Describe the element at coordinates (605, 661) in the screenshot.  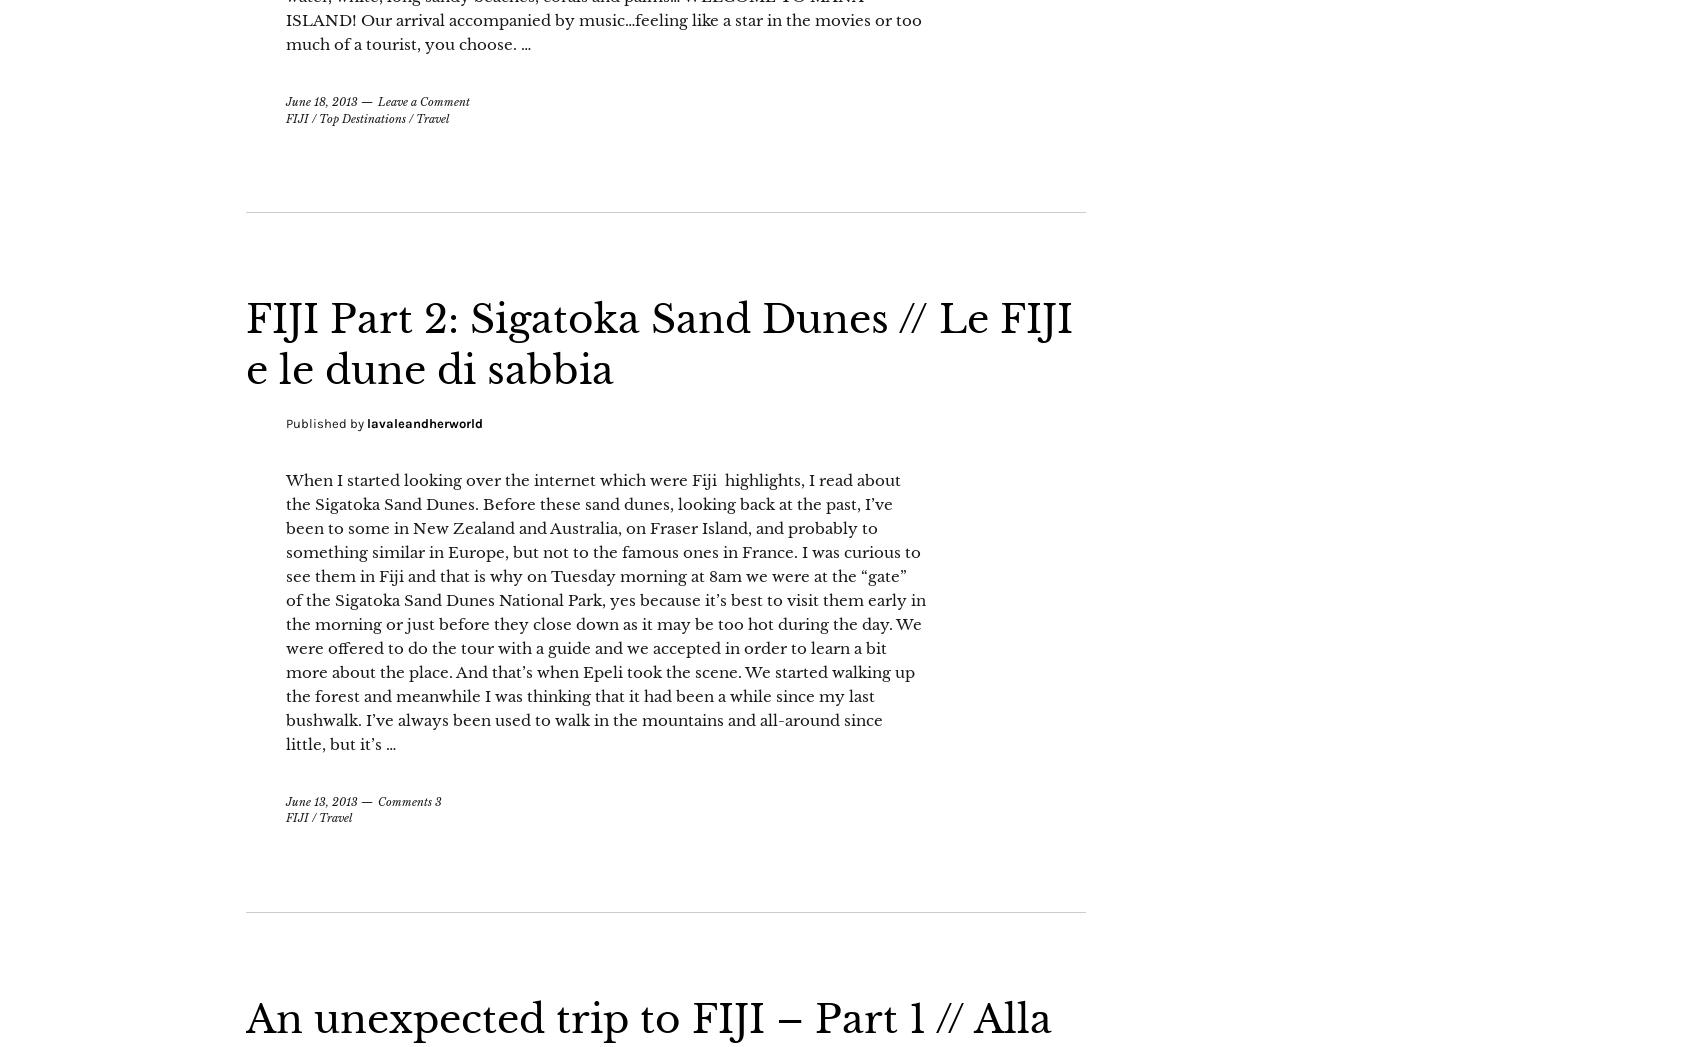
I see `'When I started looking over the internet which were Fiji  highlights, I read about the Sigatoka Sand Dunes. Before these sand dunes, looking back at the past, I’ve been to some in New Zealand and Australia, on Fraser Island, and probably to something similar in Europe, but not to the famous ones in France. I was curious to see them in Fiji and that is why on Tuesday morning at 8am we were at the “gate” of the Sigatoka Sand Dunes National Park, yes because it’s best to visit them early in the morning or just before they close down as it may be too hot during the day. We were offered to do the tour with a guide and we accepted in order to learn a bit more about the place. And that’s when Epeli took the scene. We started walking up the forest and meanwhile I was thinking that it had been a while since my last bushwalk. I’ve always been used to walk in the mountains and all-around since little, but it’s …'` at that location.